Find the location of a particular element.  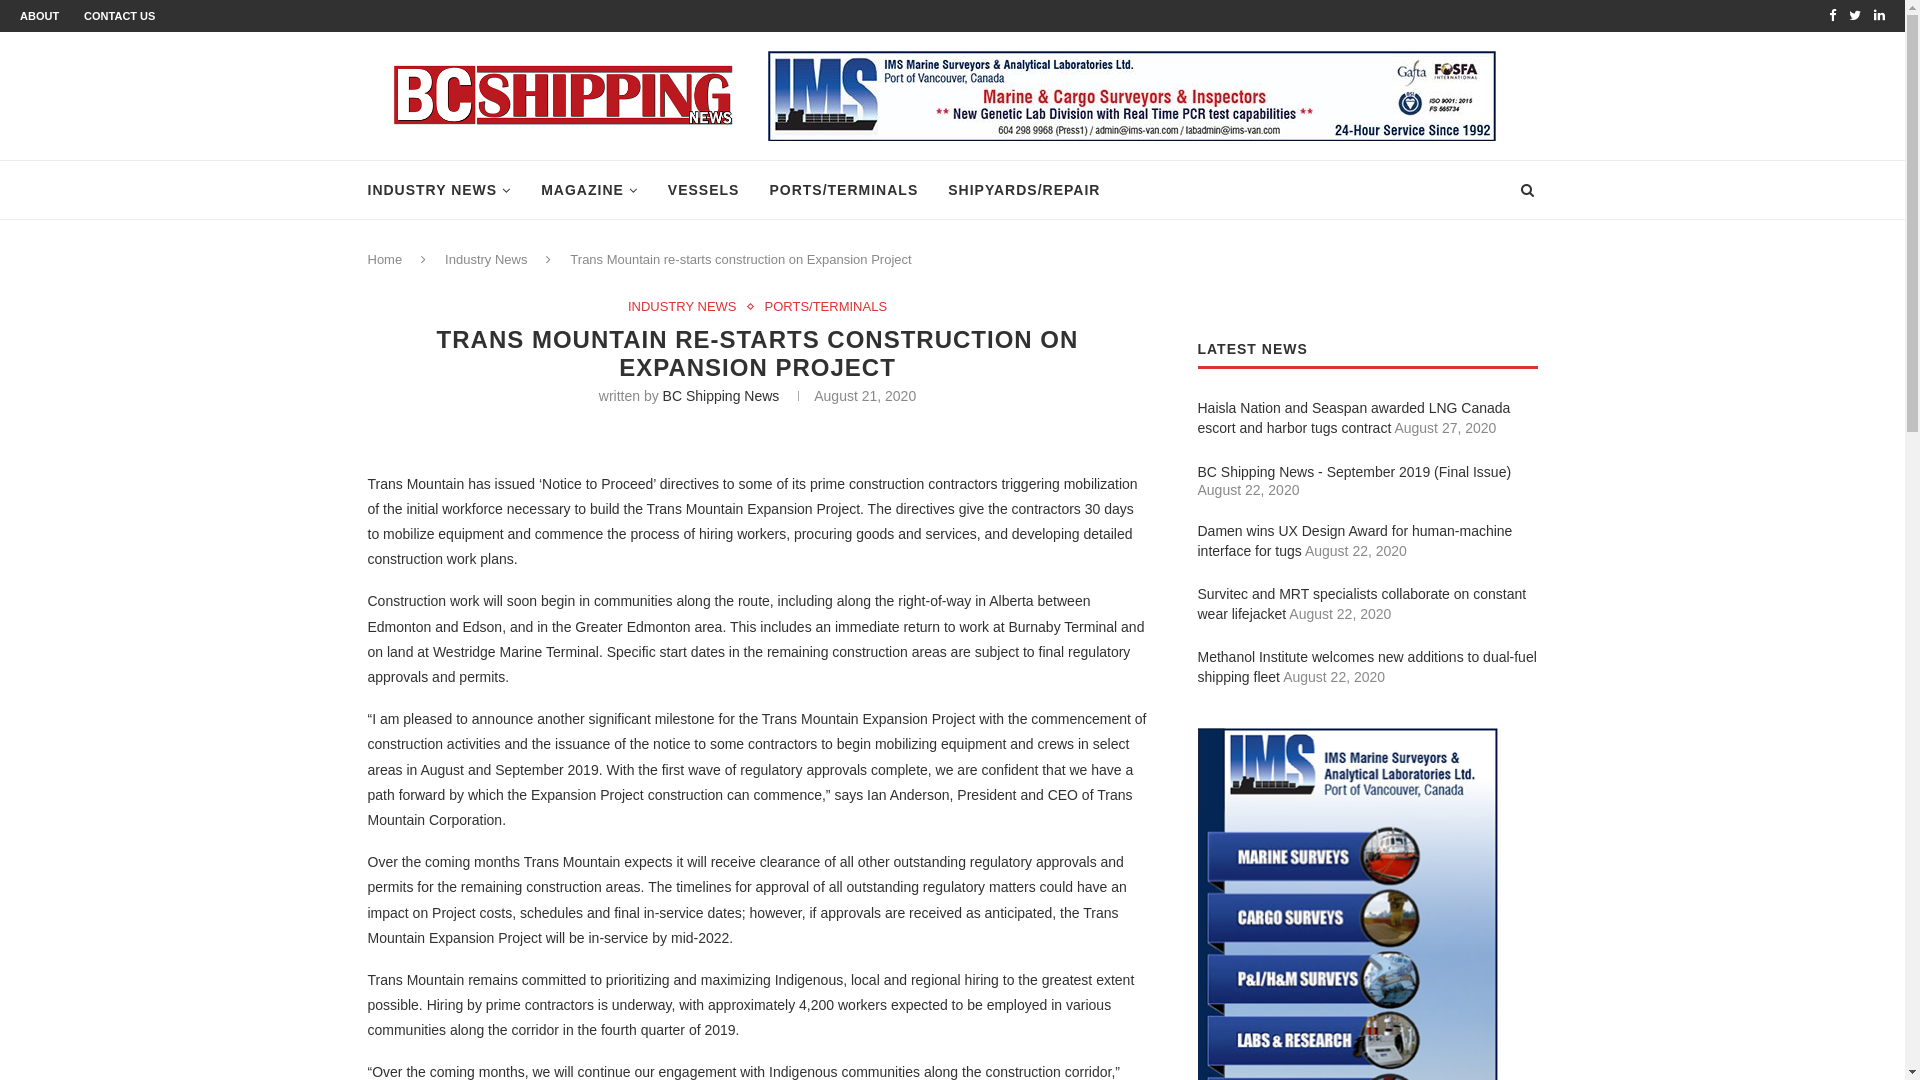

'SHIPYARDS/REPAIR' is located at coordinates (1023, 189).